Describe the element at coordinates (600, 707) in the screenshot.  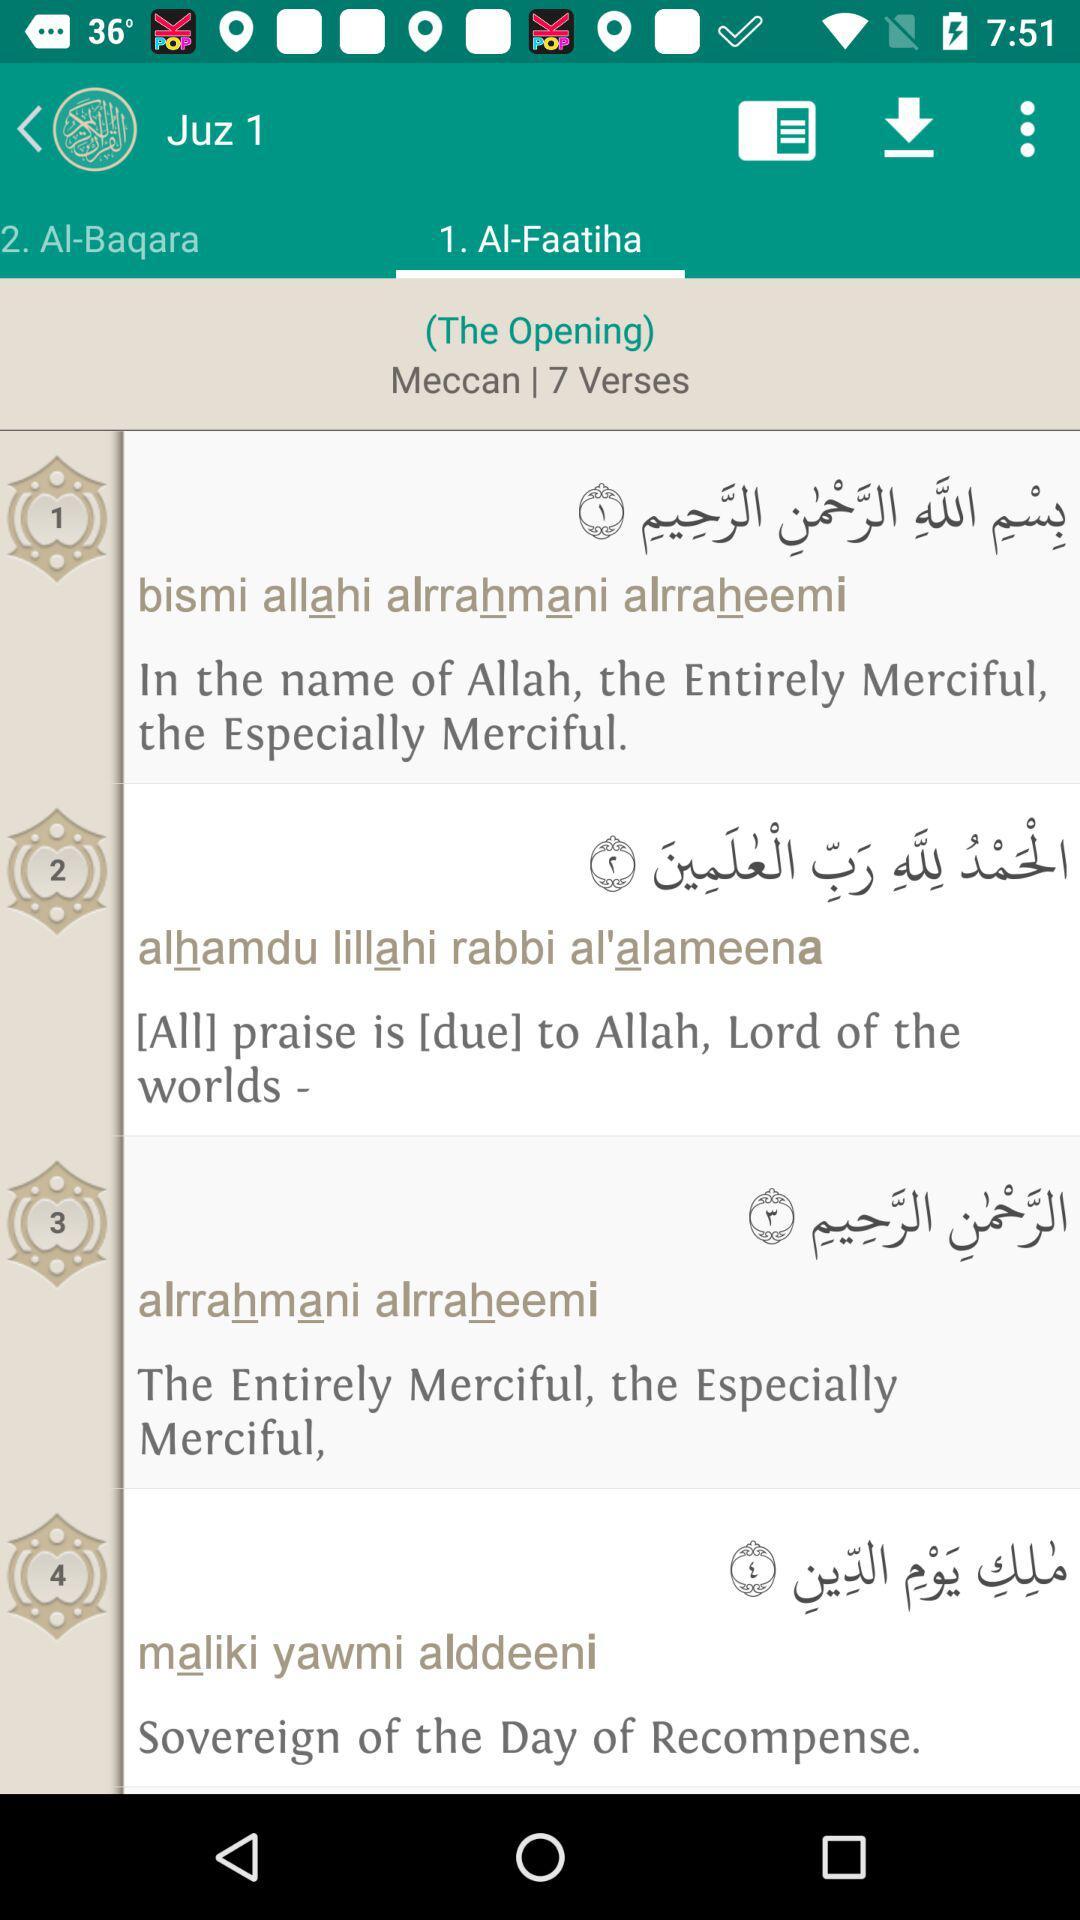
I see `in the name icon` at that location.